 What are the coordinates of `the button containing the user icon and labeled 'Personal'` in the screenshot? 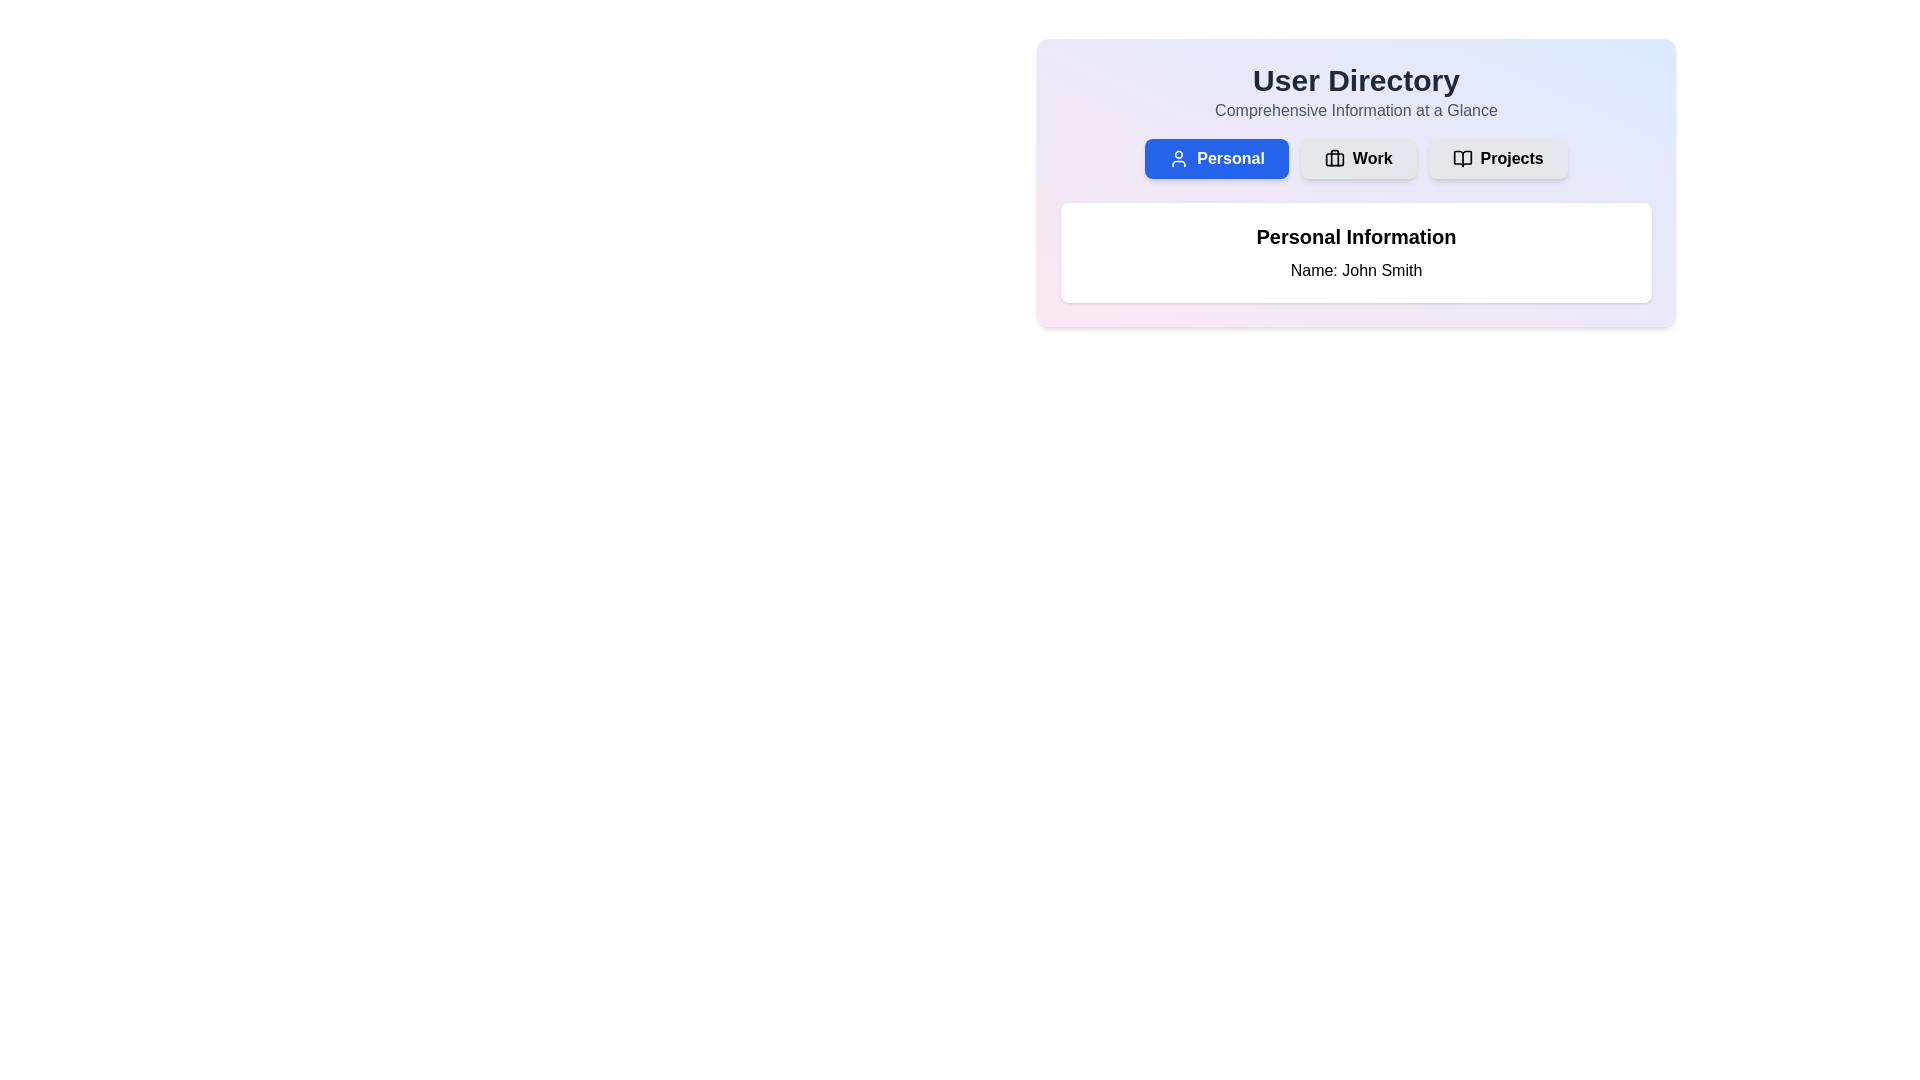 It's located at (1179, 157).